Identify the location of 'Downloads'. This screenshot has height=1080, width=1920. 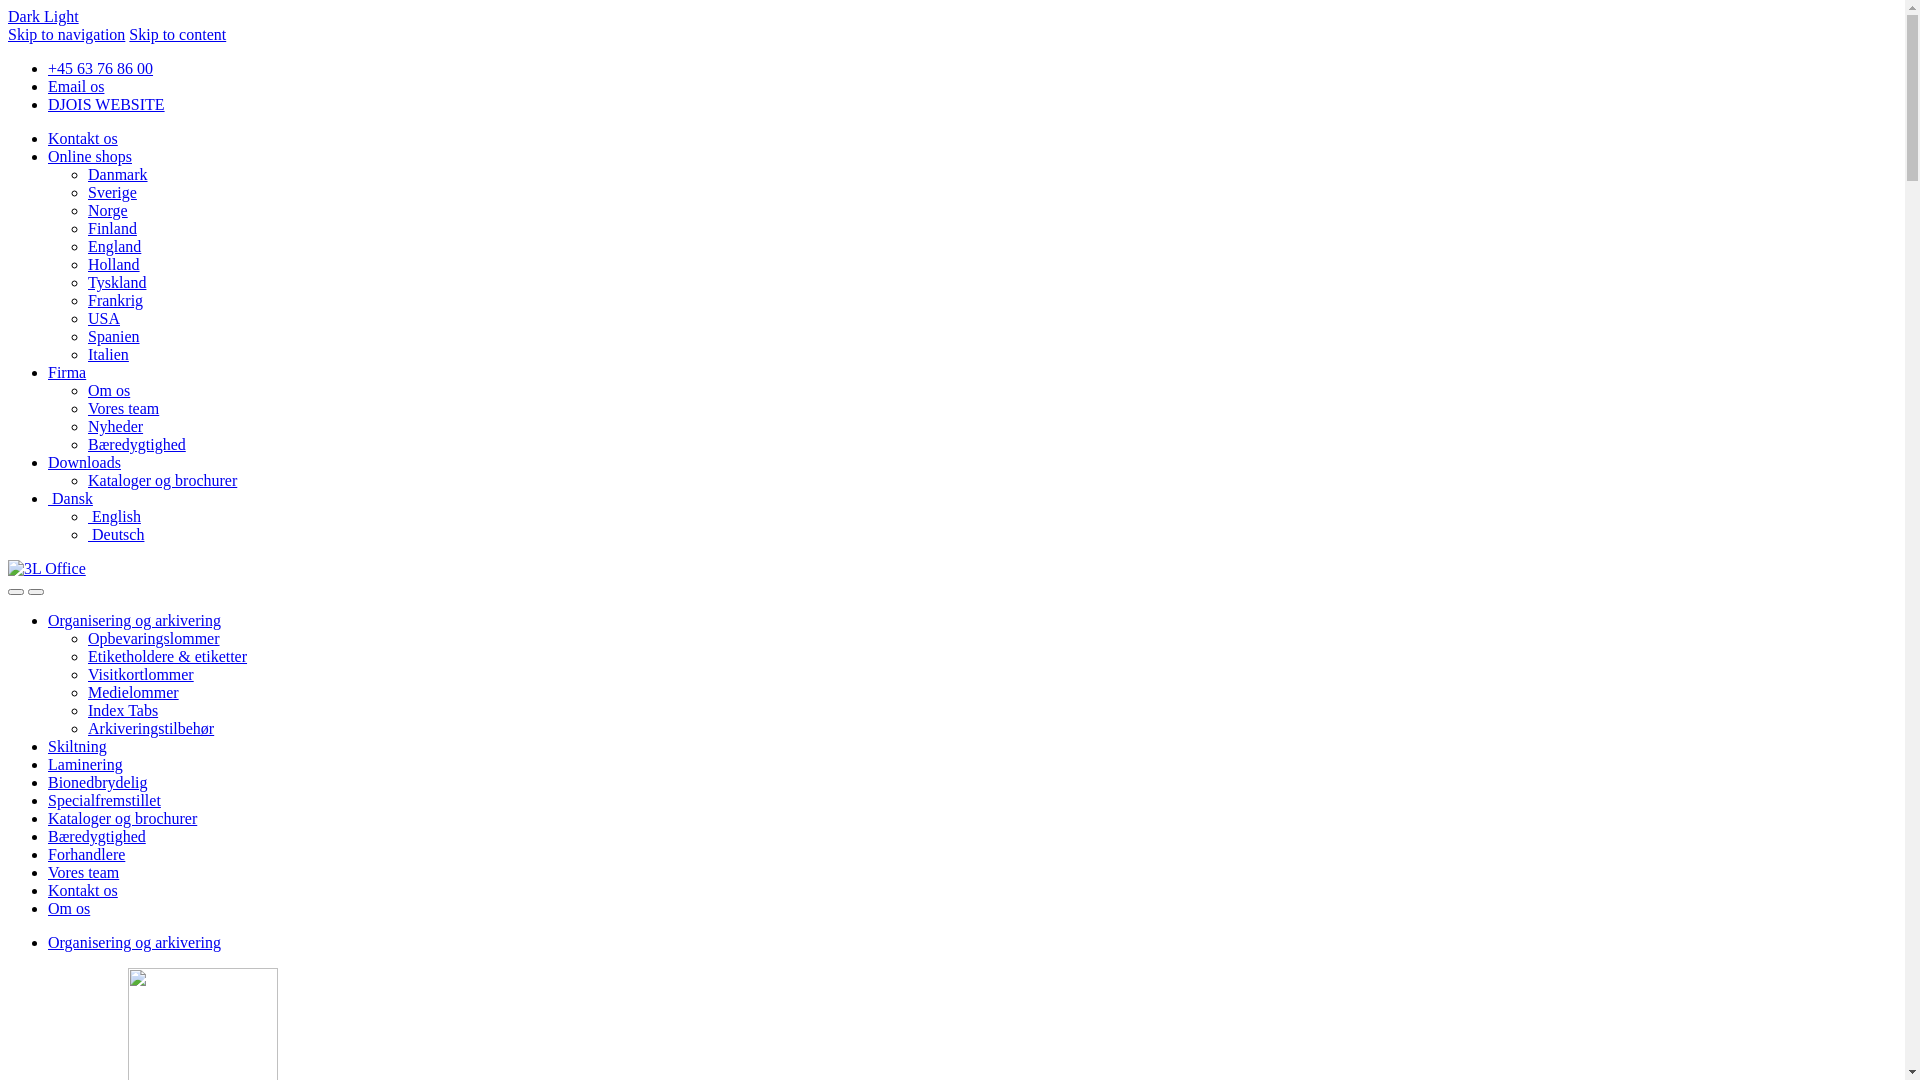
(83, 462).